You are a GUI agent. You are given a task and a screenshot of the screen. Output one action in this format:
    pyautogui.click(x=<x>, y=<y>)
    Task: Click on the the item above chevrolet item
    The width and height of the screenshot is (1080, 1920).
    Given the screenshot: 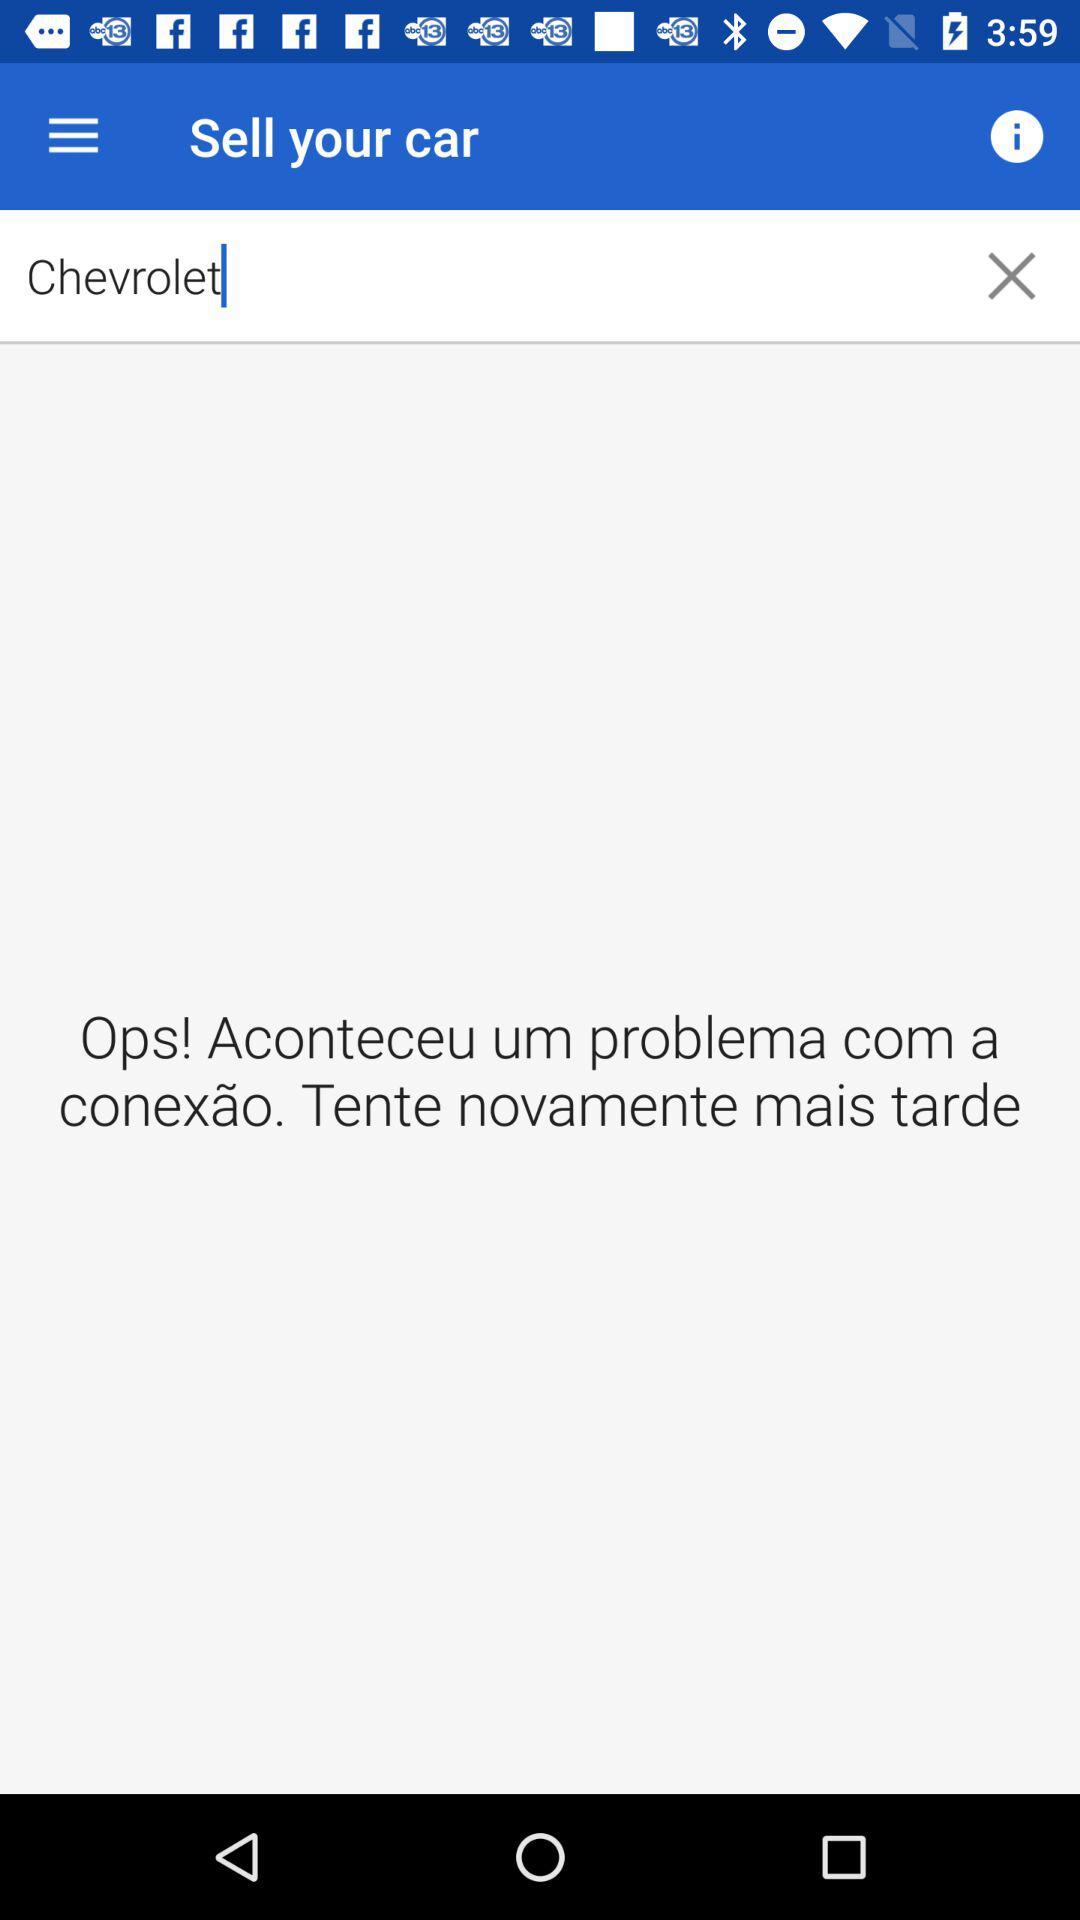 What is the action you would take?
    pyautogui.click(x=72, y=135)
    